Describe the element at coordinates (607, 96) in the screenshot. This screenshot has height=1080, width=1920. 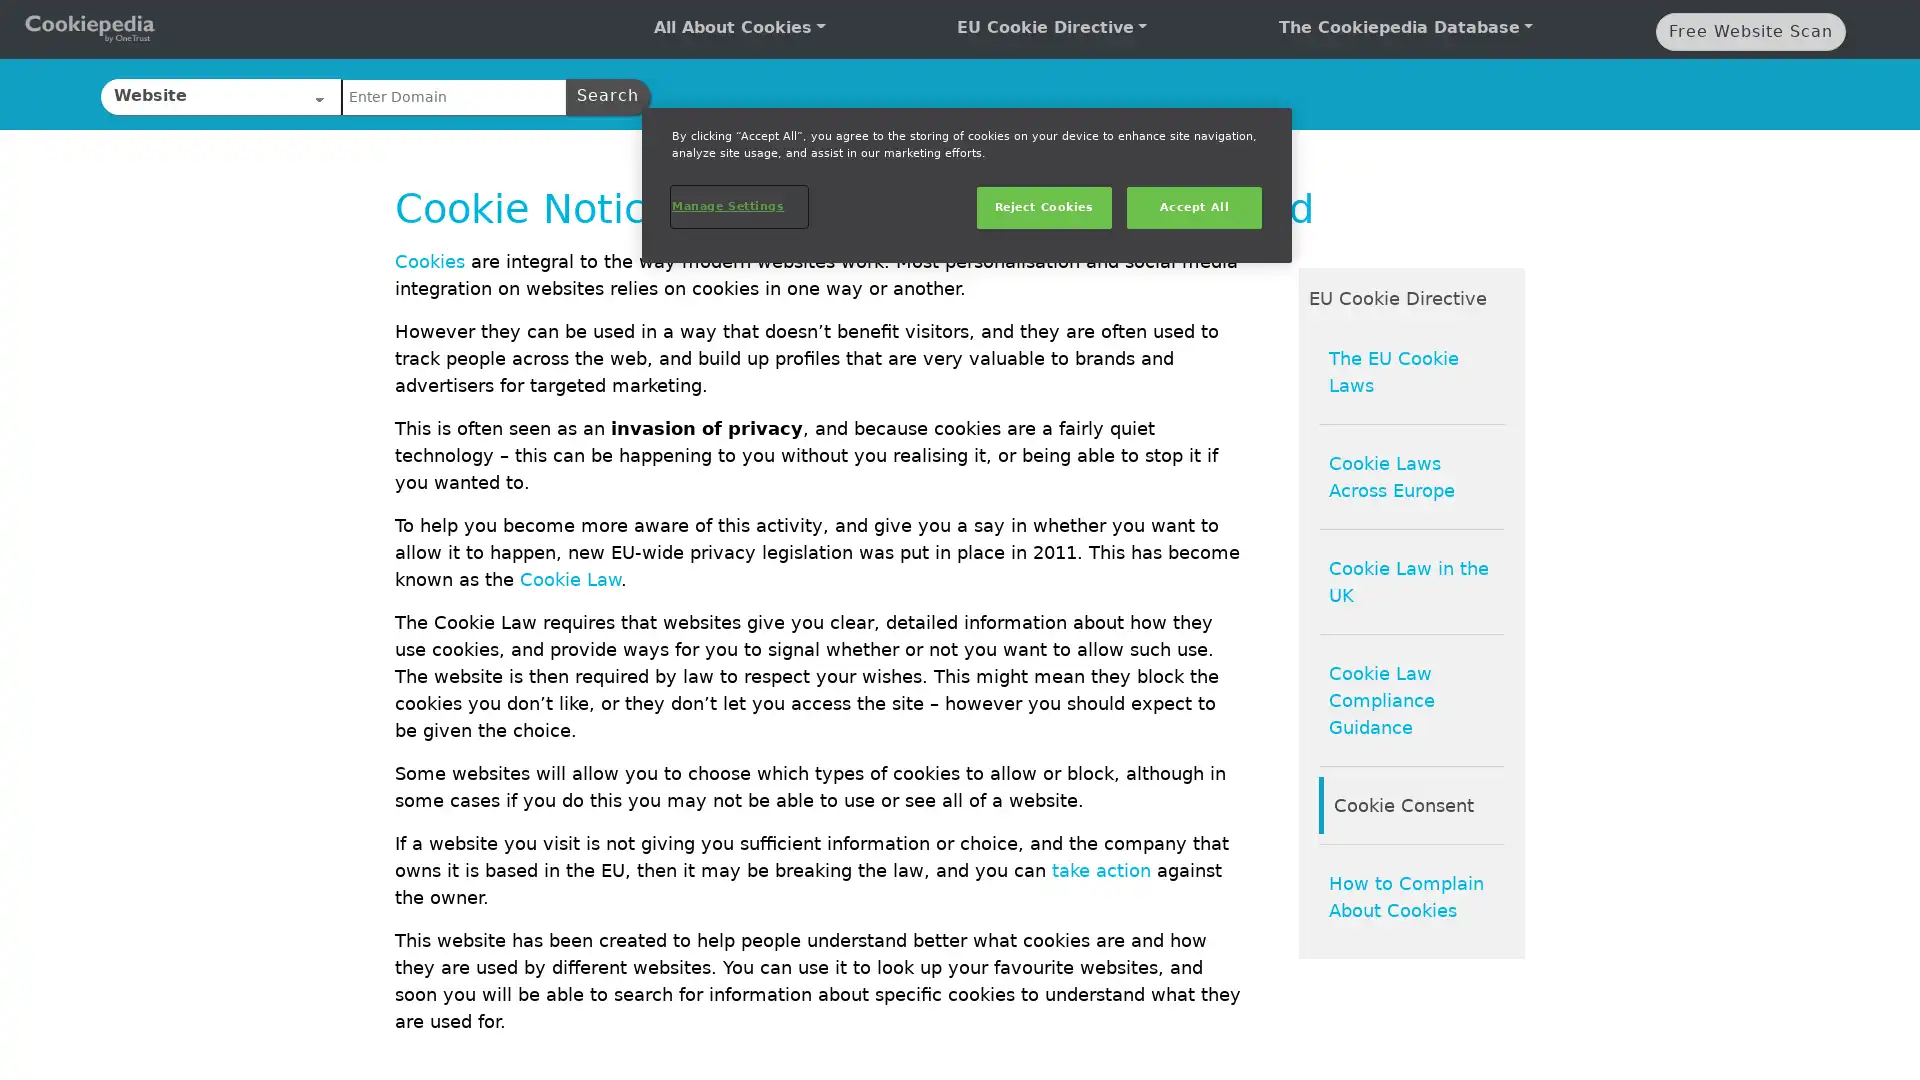
I see `Search` at that location.